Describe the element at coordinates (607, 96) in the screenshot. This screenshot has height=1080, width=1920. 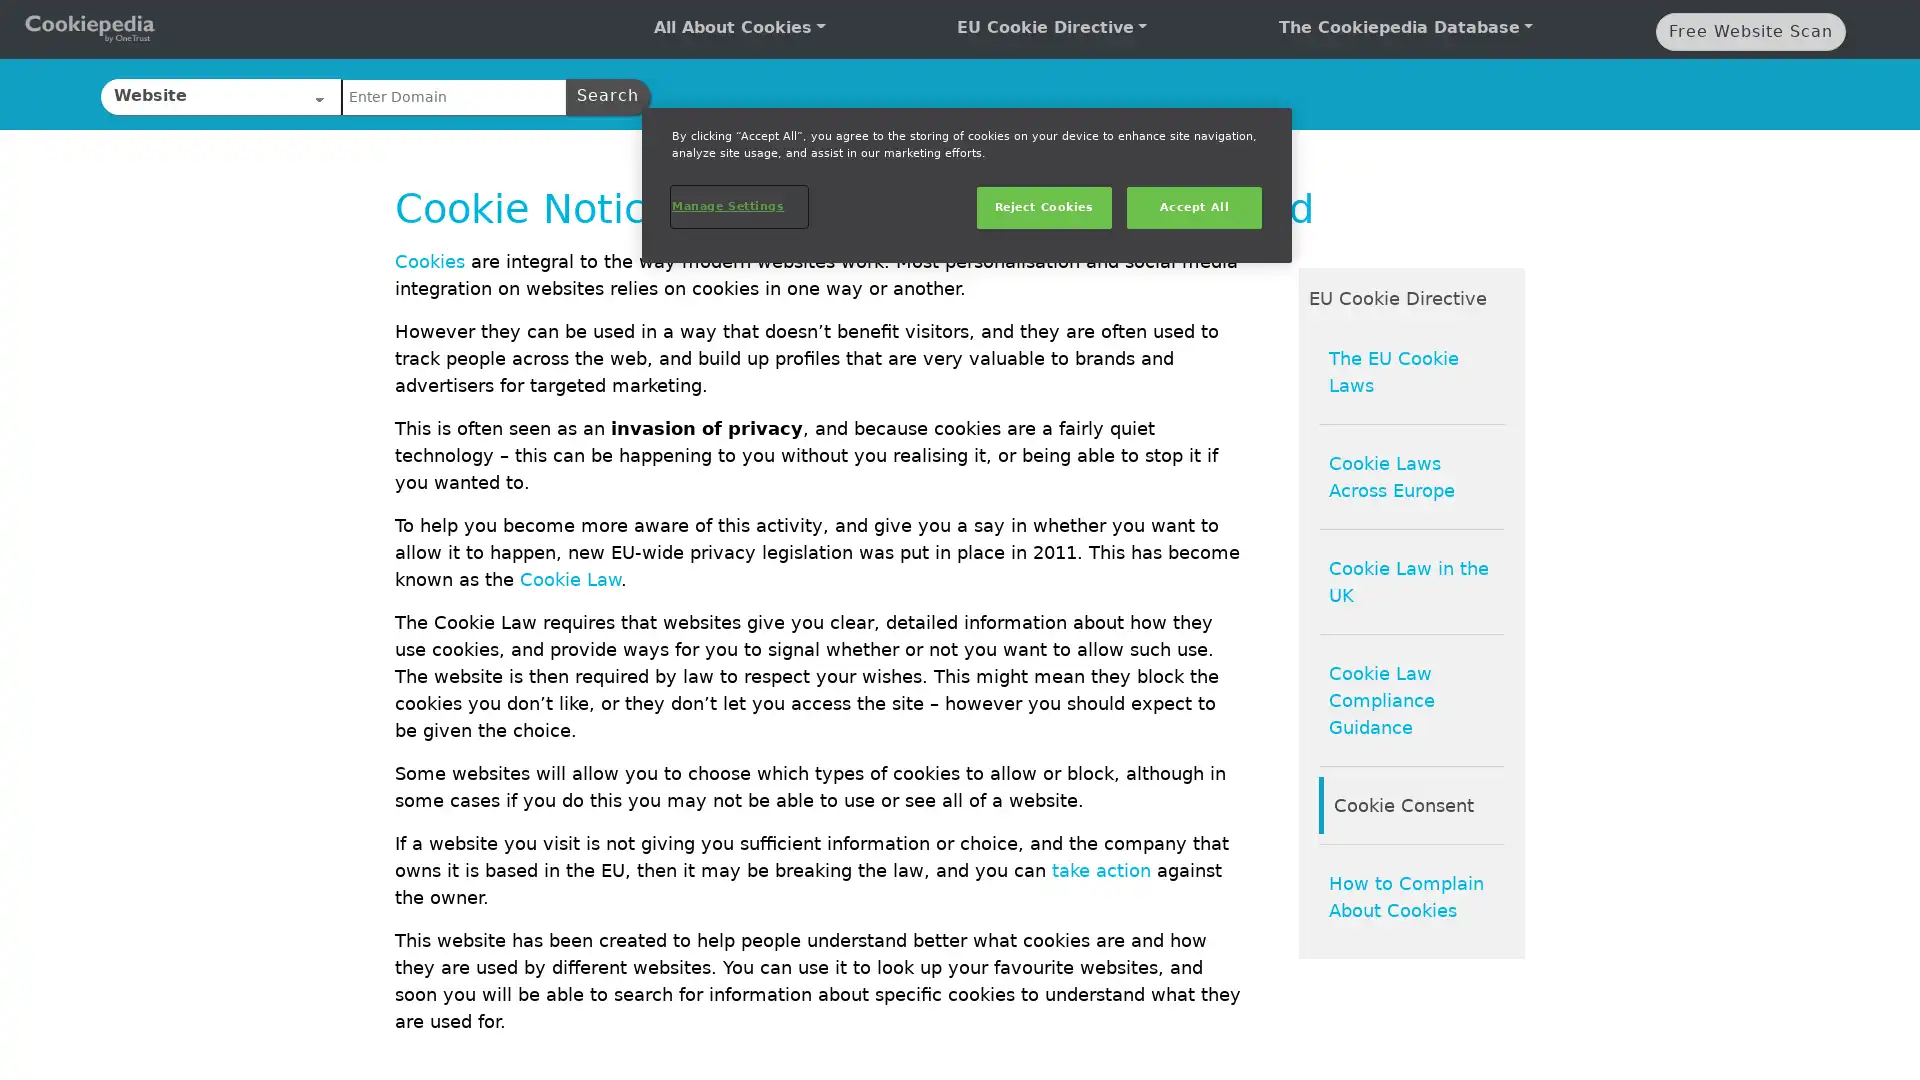
I see `Search` at that location.